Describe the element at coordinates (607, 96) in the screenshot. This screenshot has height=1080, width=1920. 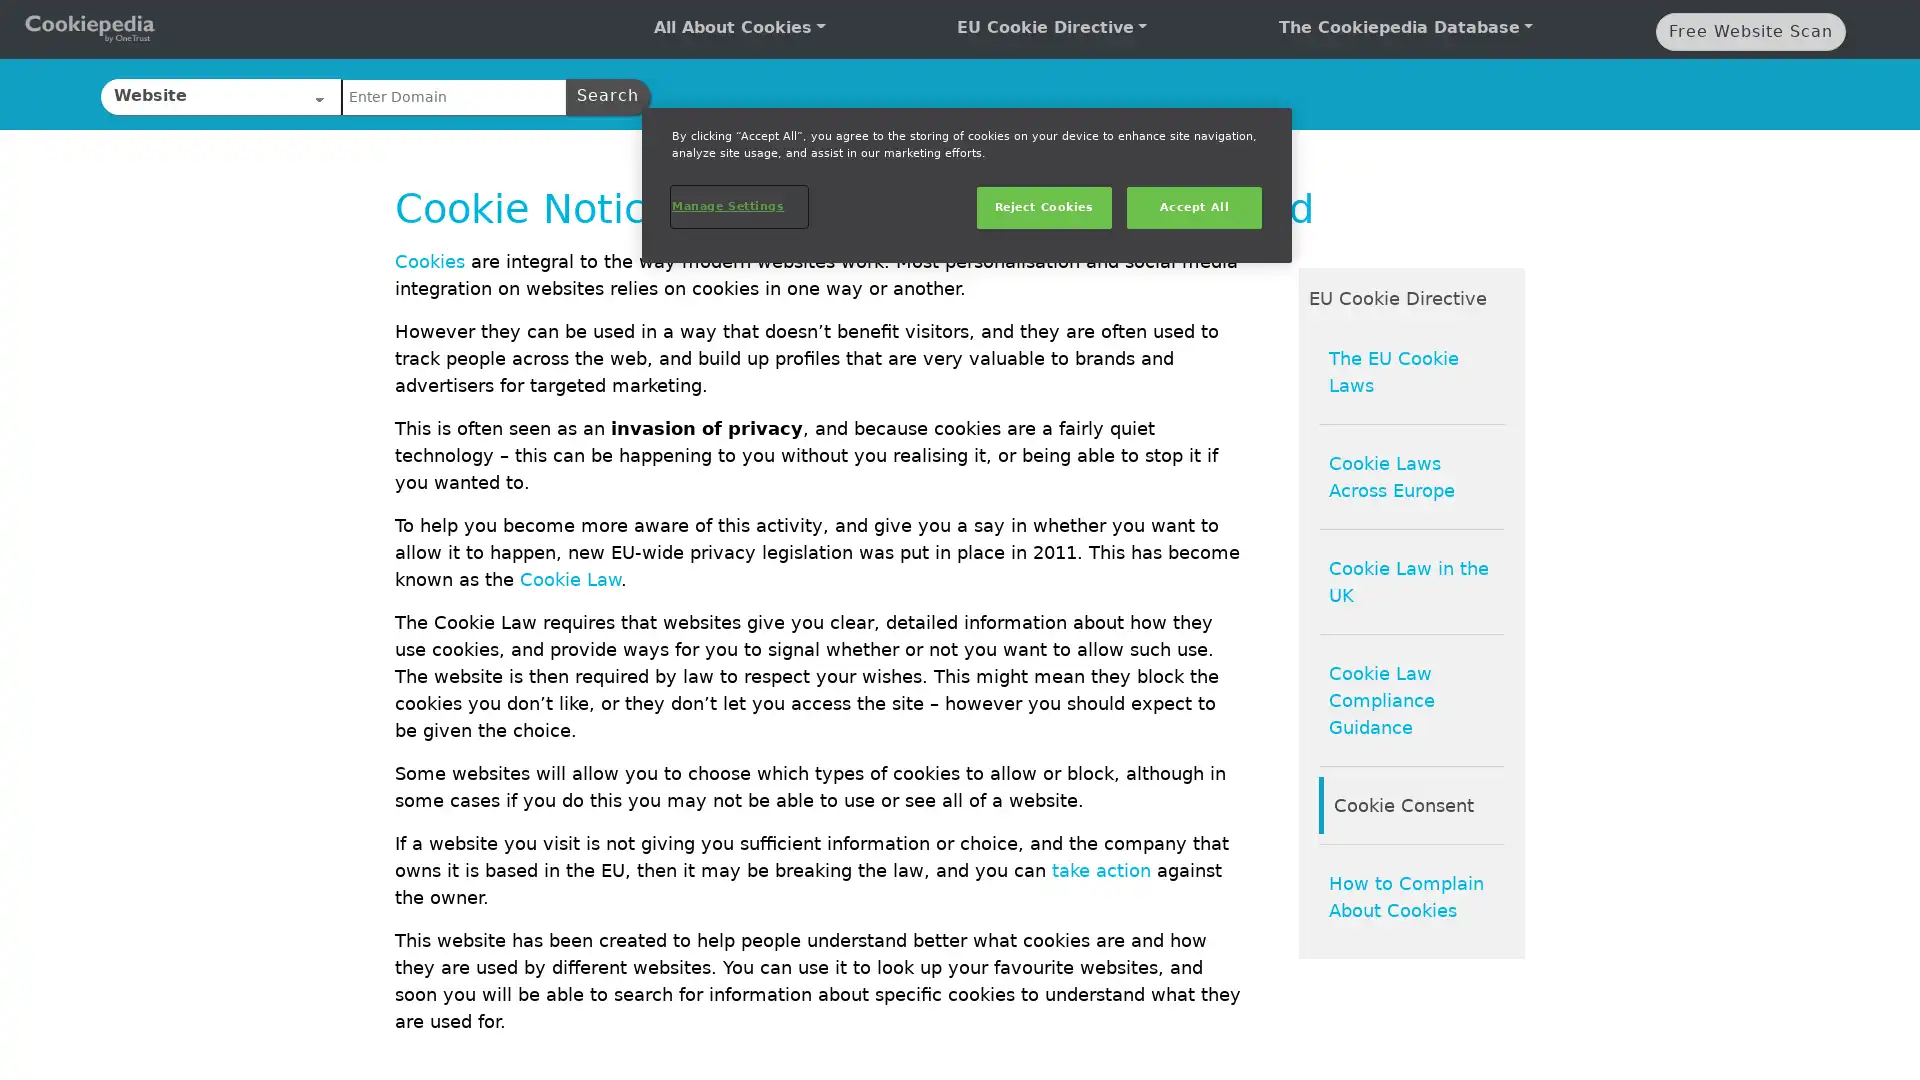
I see `Search` at that location.